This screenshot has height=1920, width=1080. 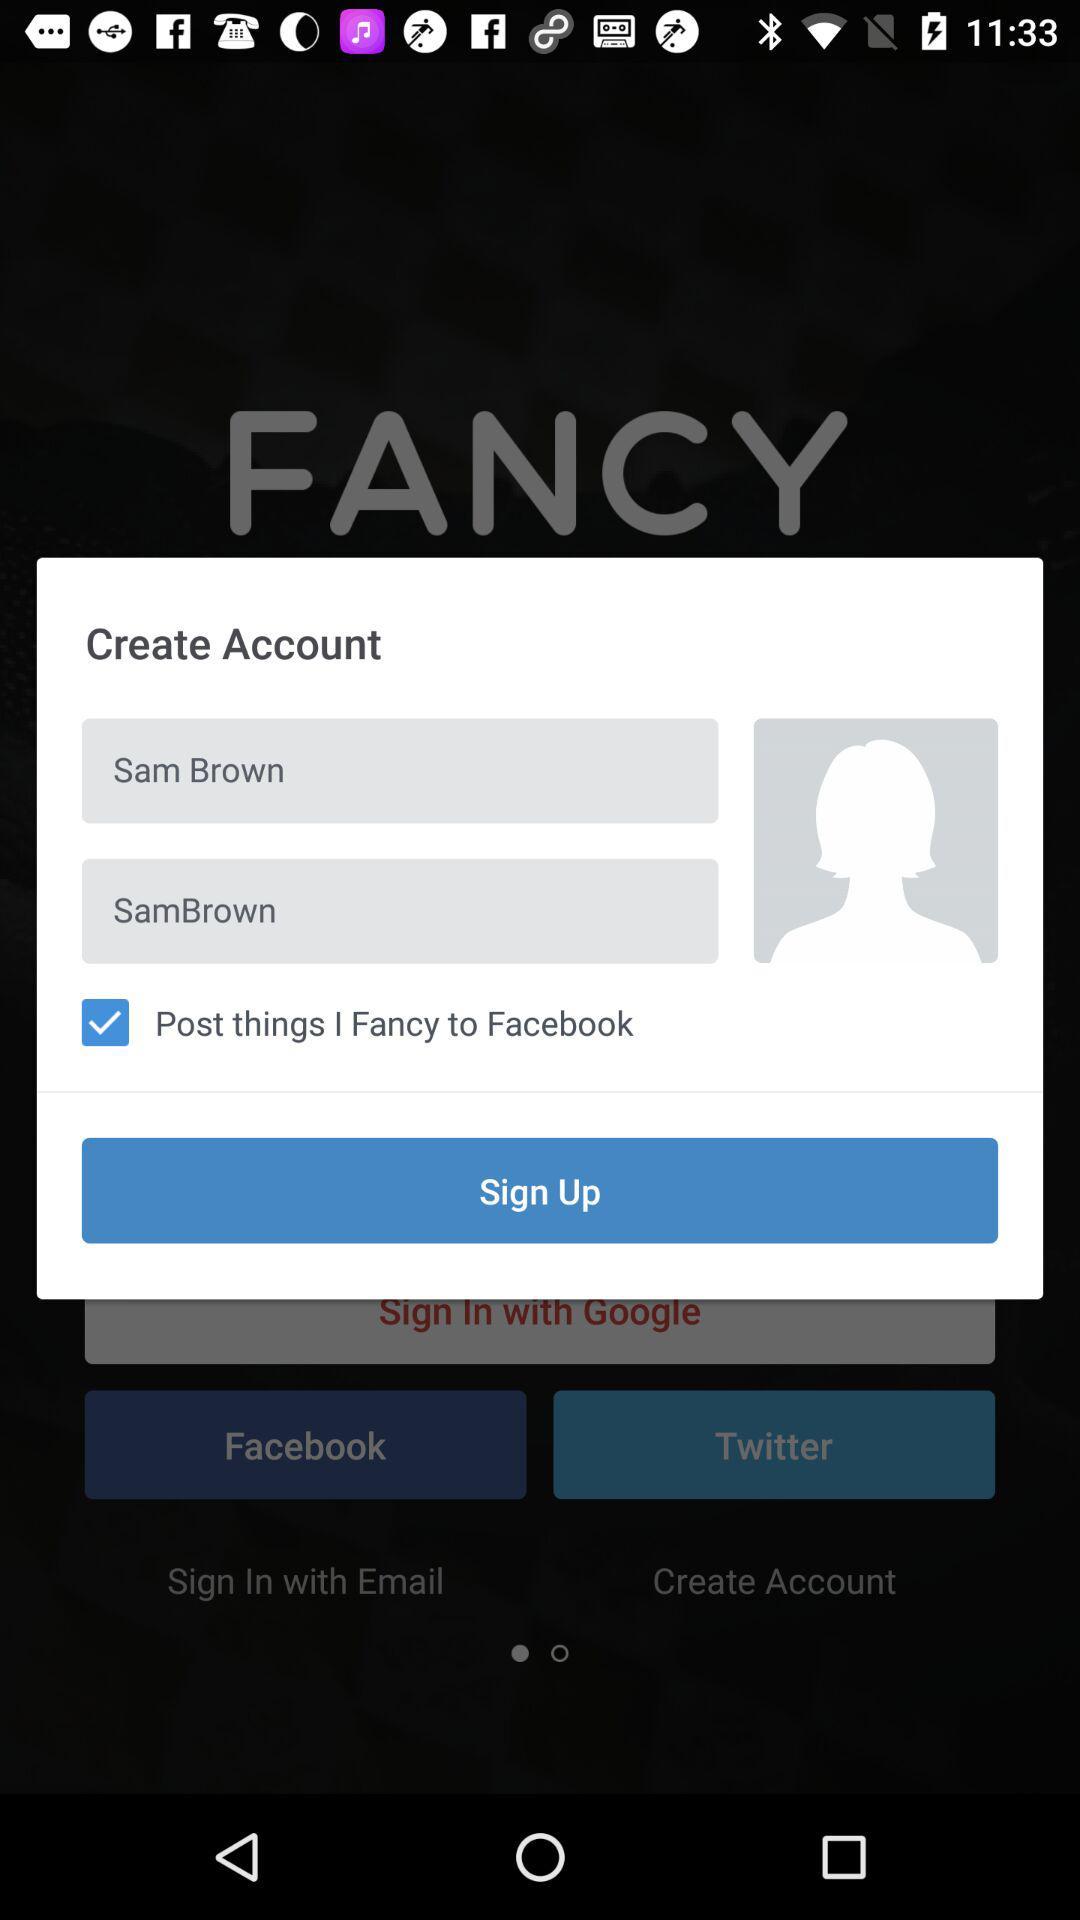 I want to click on sign up, so click(x=540, y=1190).